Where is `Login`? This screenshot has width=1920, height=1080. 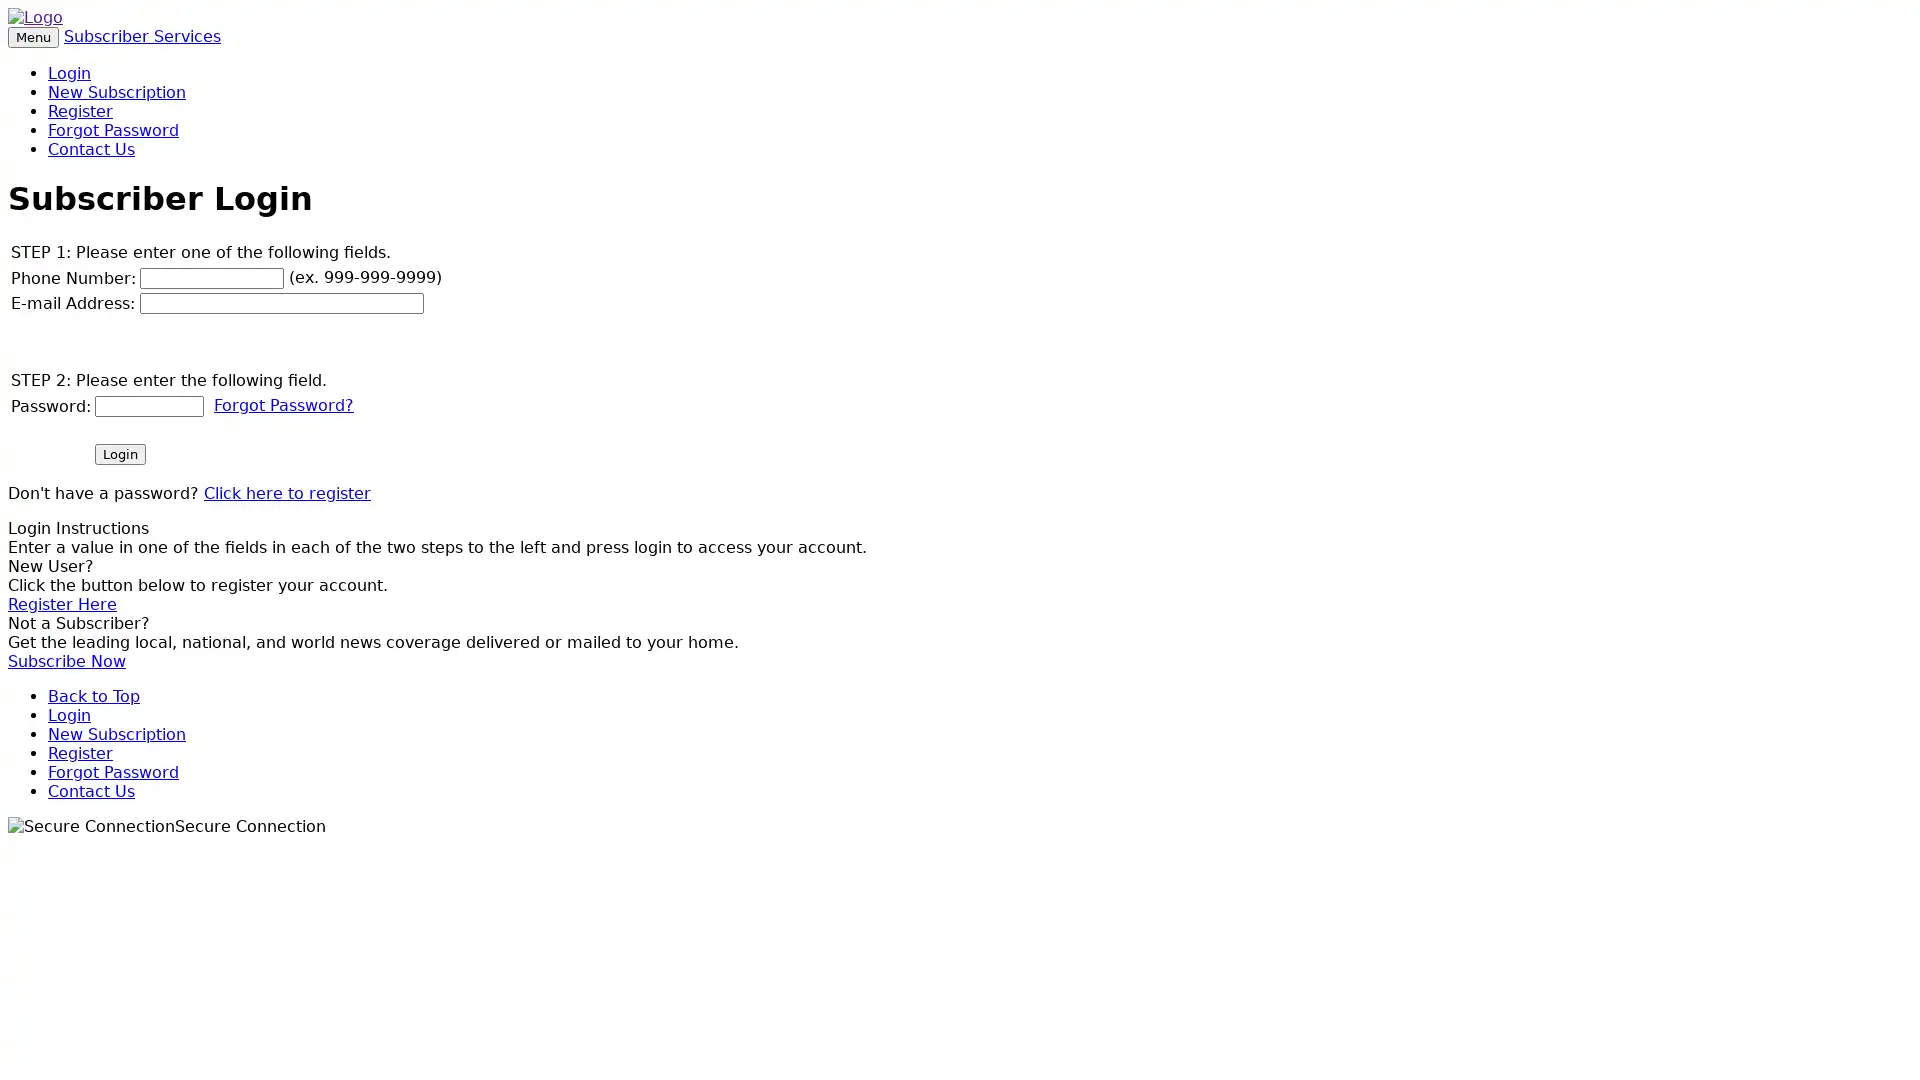 Login is located at coordinates (119, 453).